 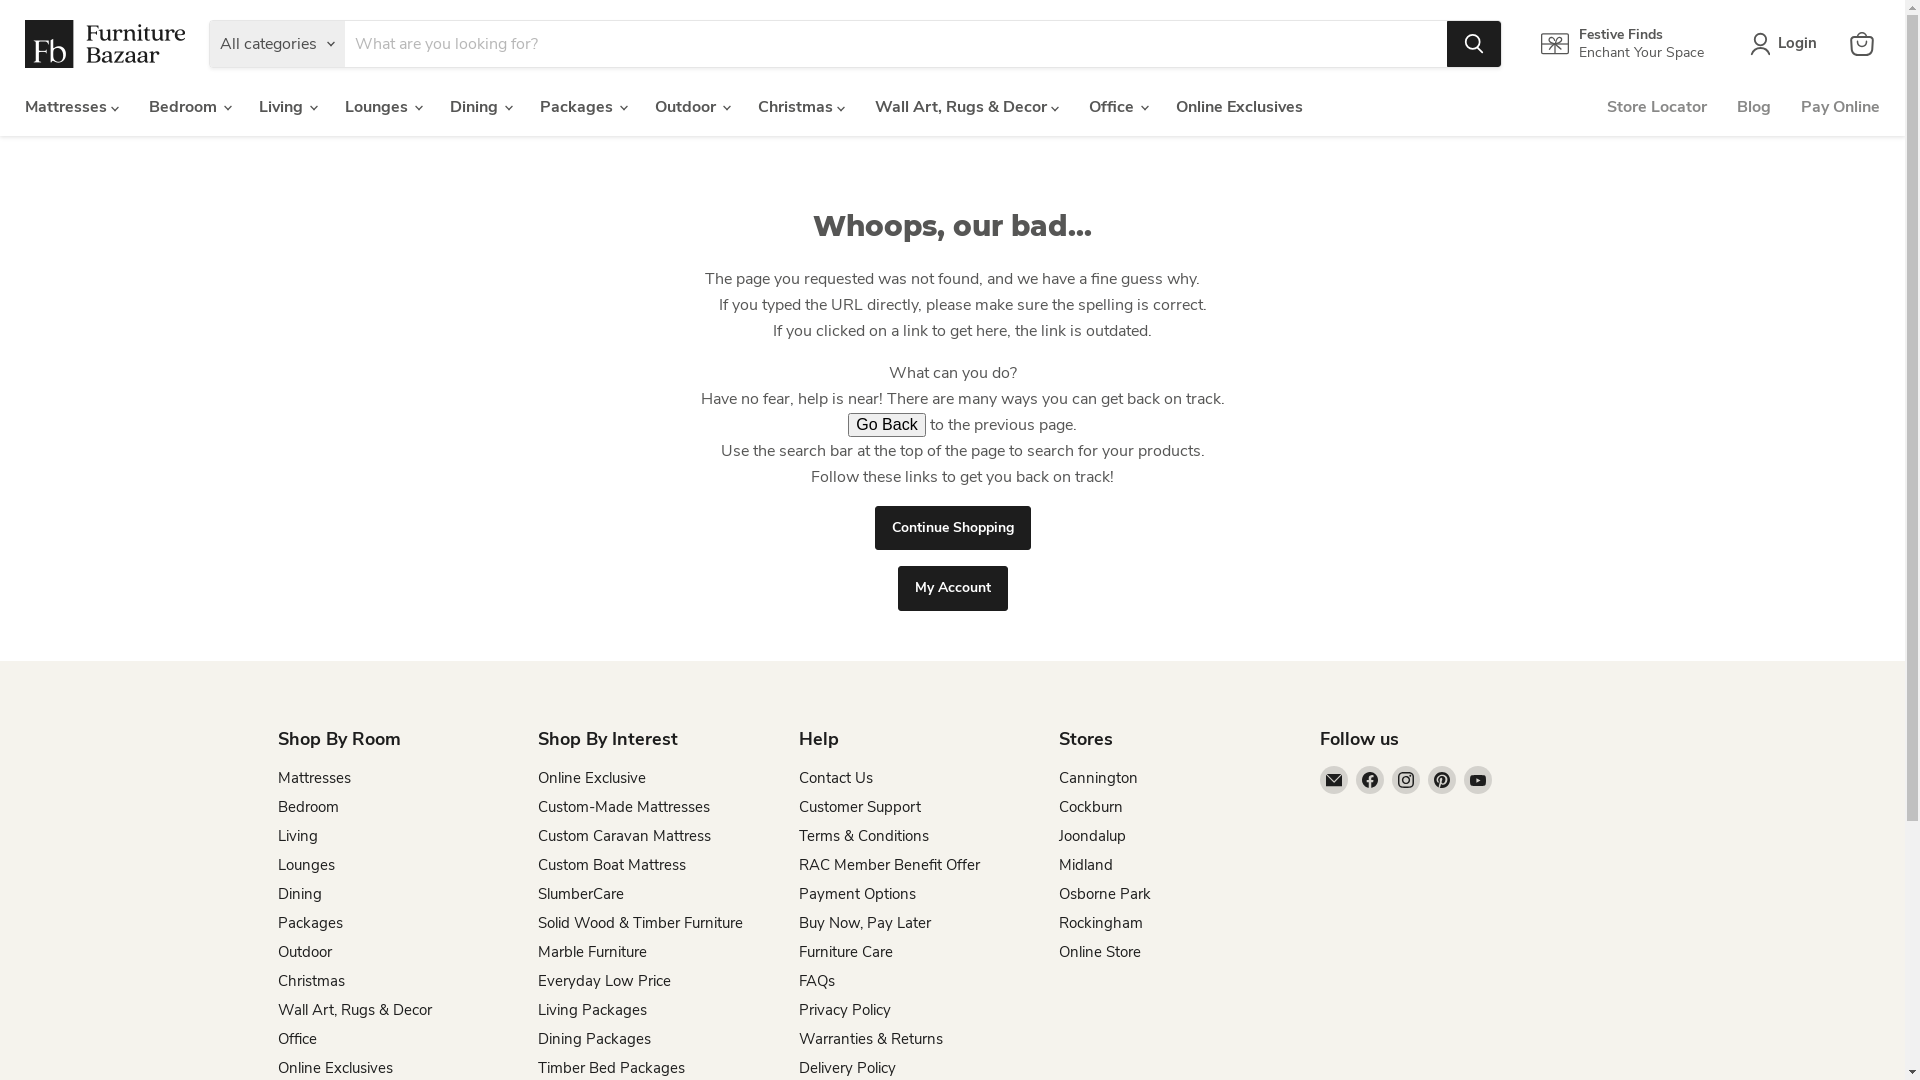 What do you see at coordinates (1840, 107) in the screenshot?
I see `'Pay Online'` at bounding box center [1840, 107].